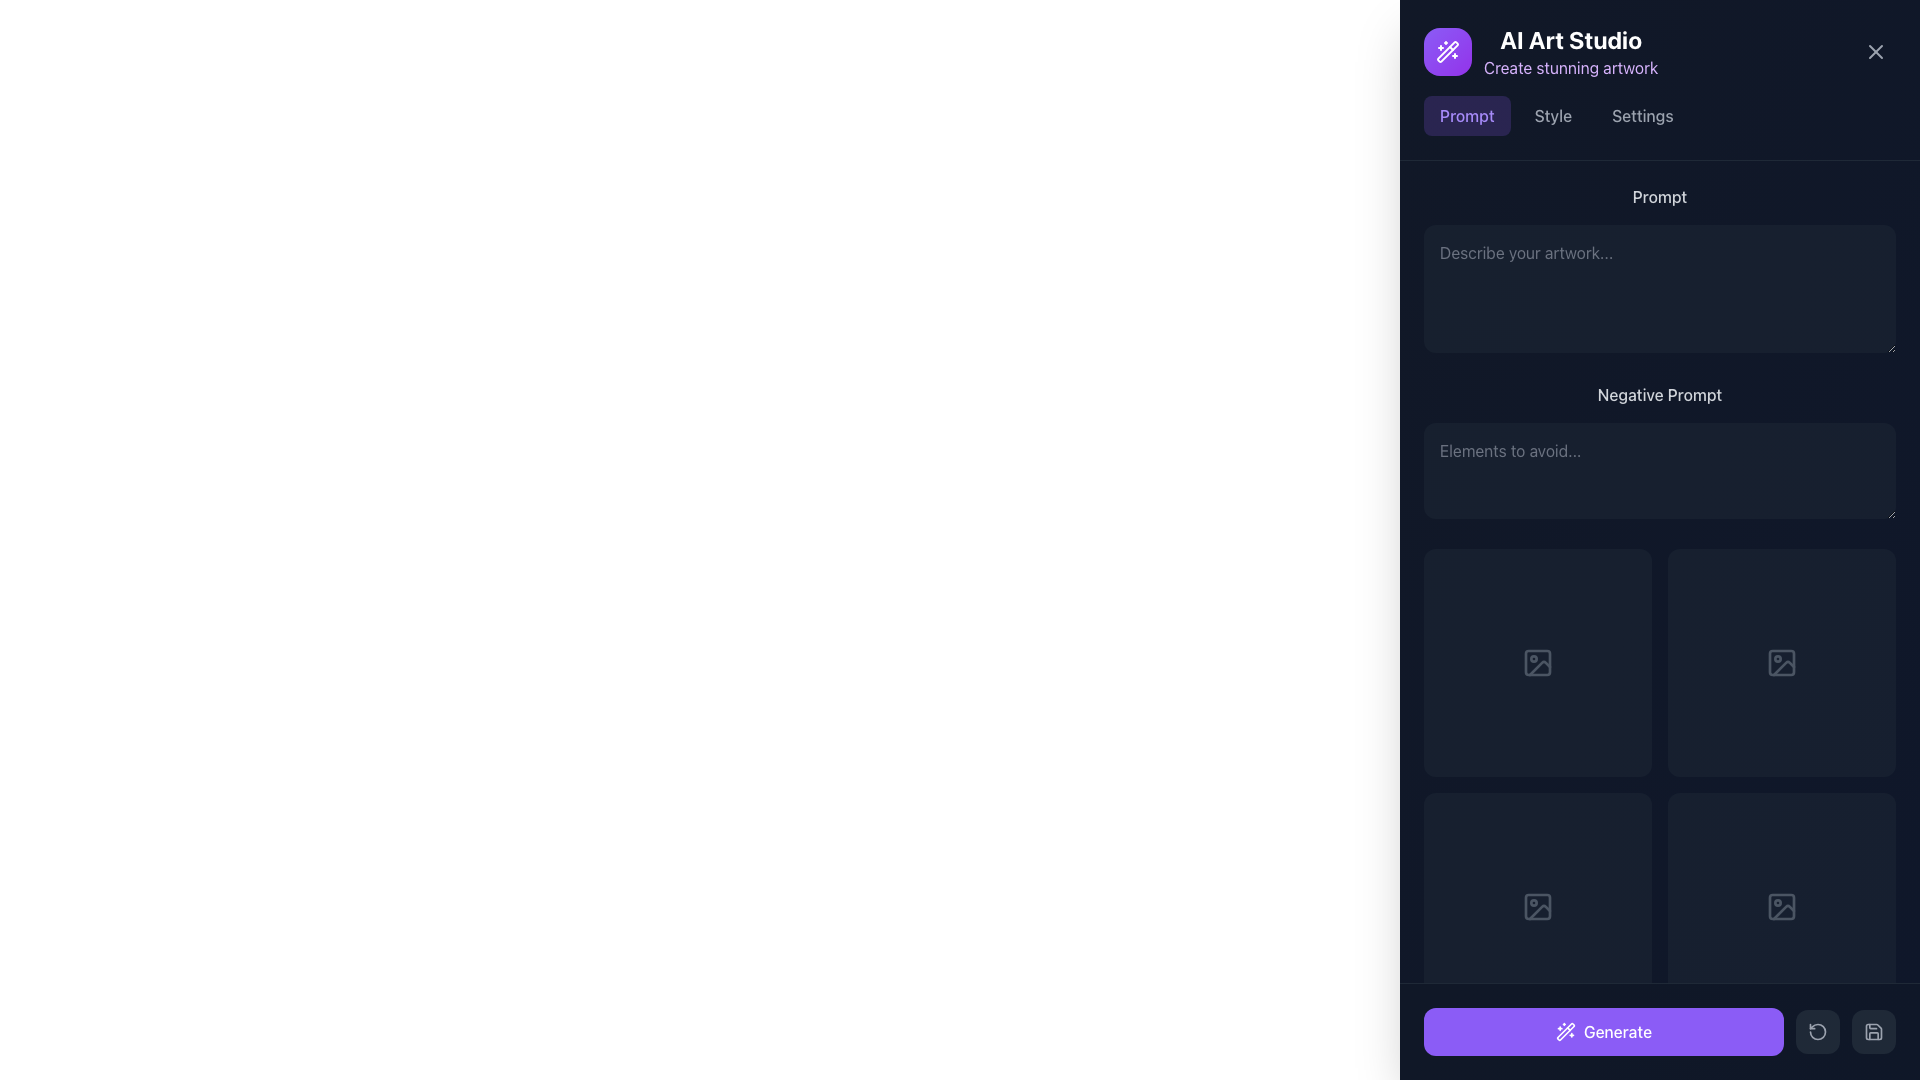 This screenshot has height=1080, width=1920. What do you see at coordinates (1875, 50) in the screenshot?
I see `the 'X' icon located at the top-right corner of the 'AI Art Studio' interface` at bounding box center [1875, 50].